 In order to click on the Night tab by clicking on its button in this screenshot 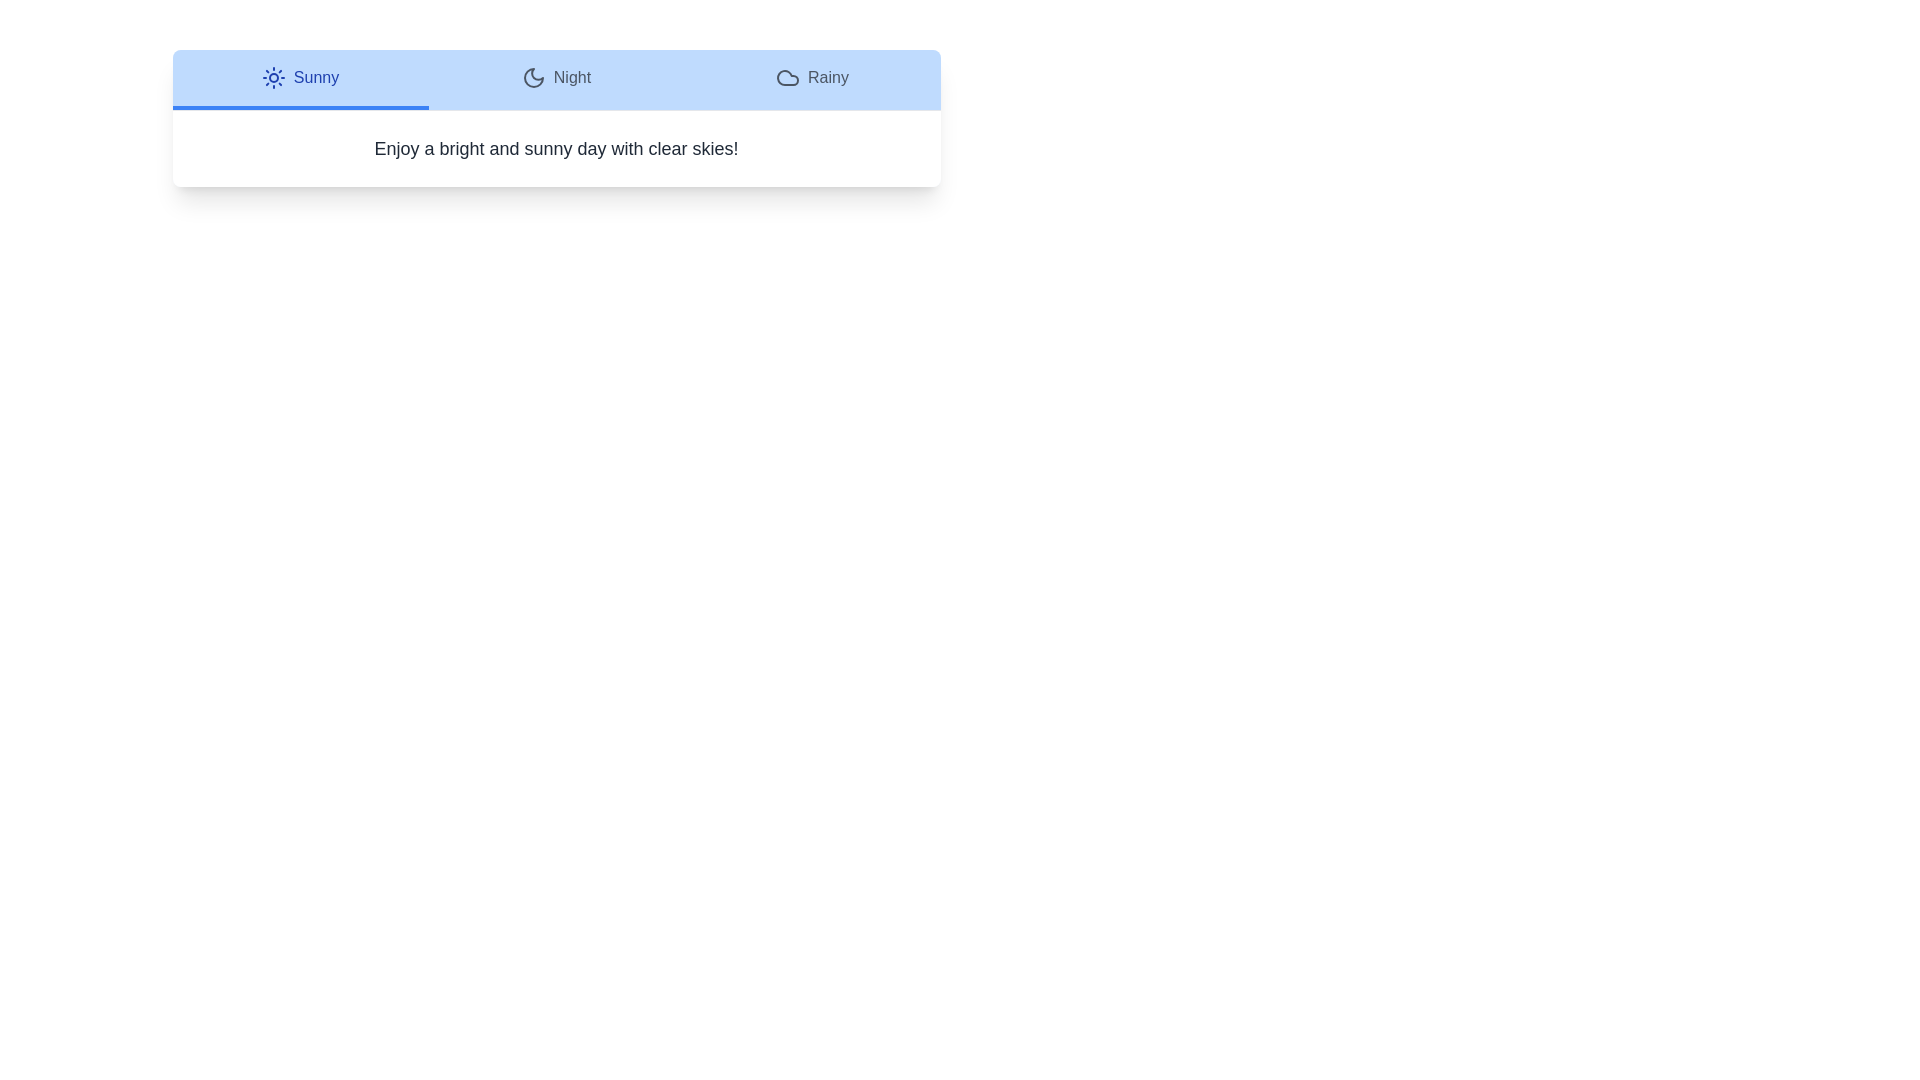, I will do `click(556, 79)`.